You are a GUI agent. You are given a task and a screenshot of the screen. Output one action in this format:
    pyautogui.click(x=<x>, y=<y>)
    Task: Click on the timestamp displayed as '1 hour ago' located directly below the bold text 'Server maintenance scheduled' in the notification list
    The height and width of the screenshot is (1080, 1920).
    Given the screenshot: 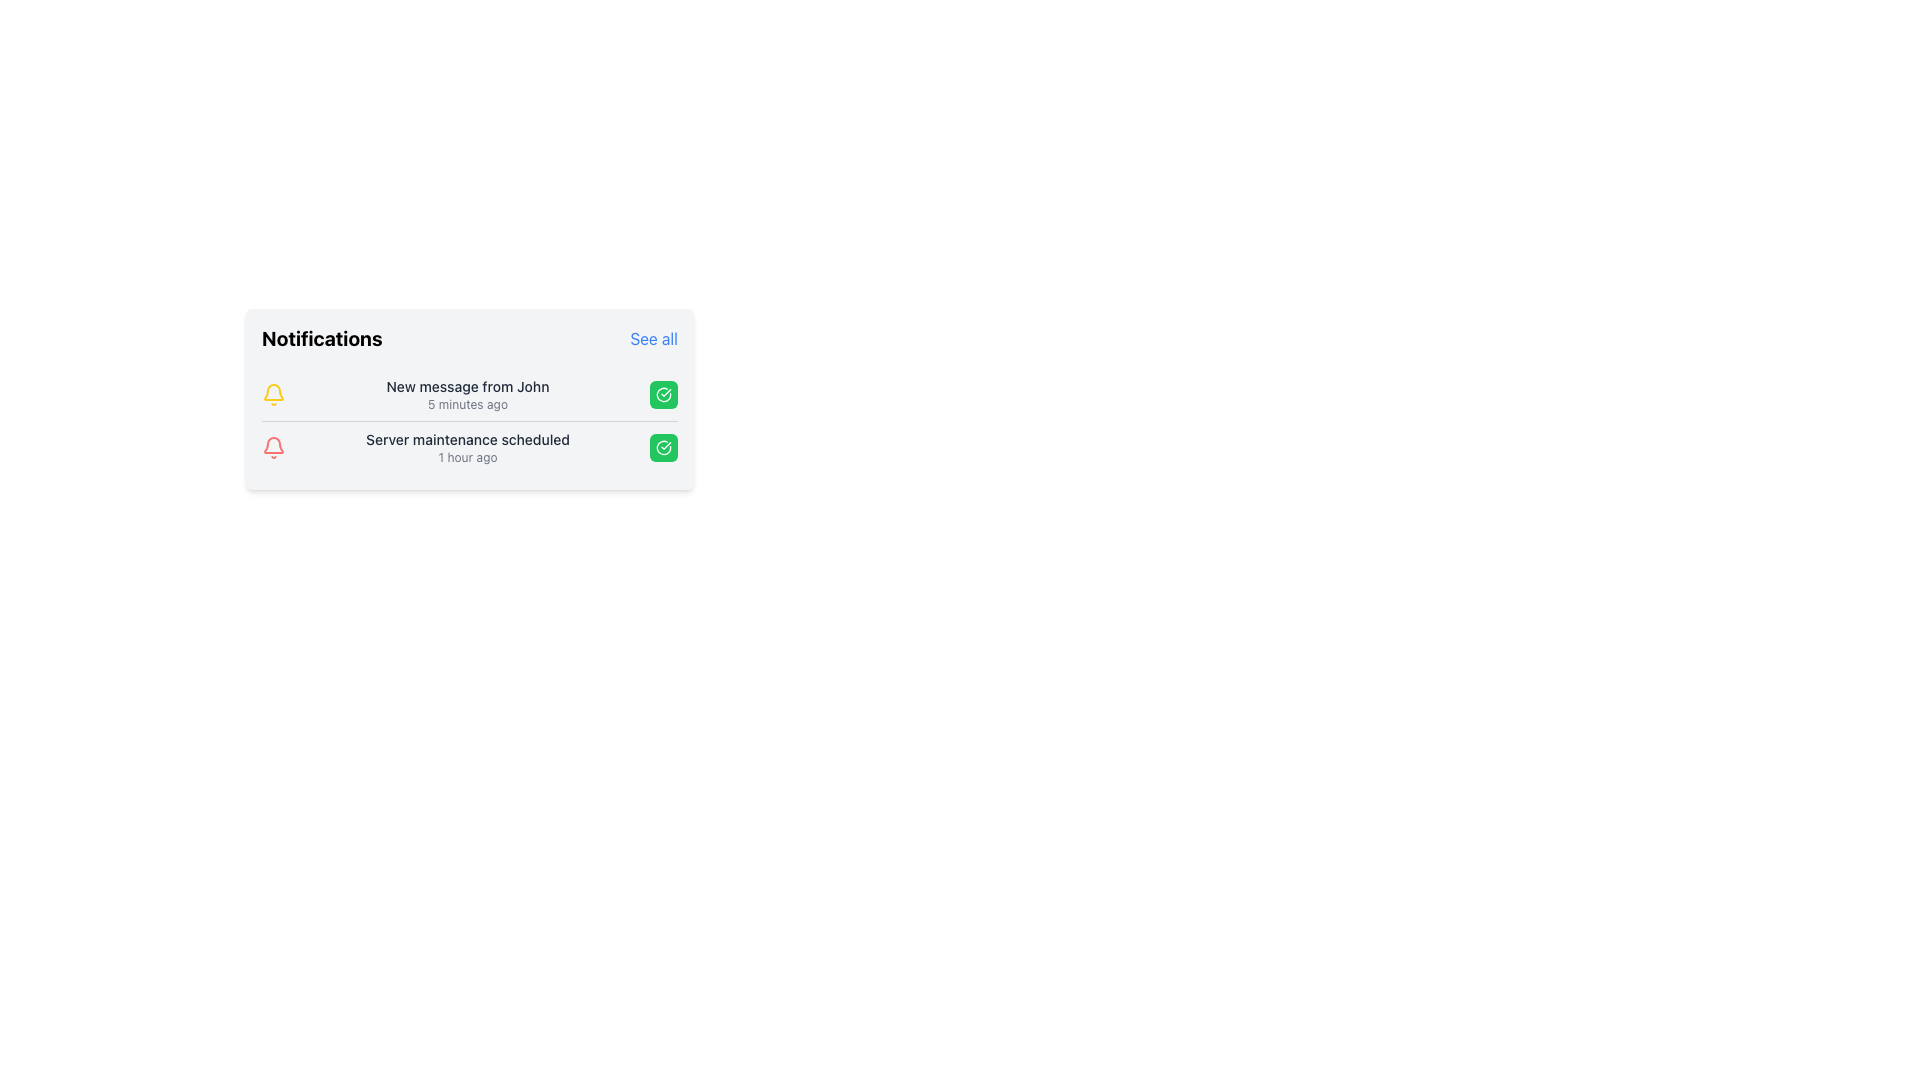 What is the action you would take?
    pyautogui.click(x=466, y=458)
    